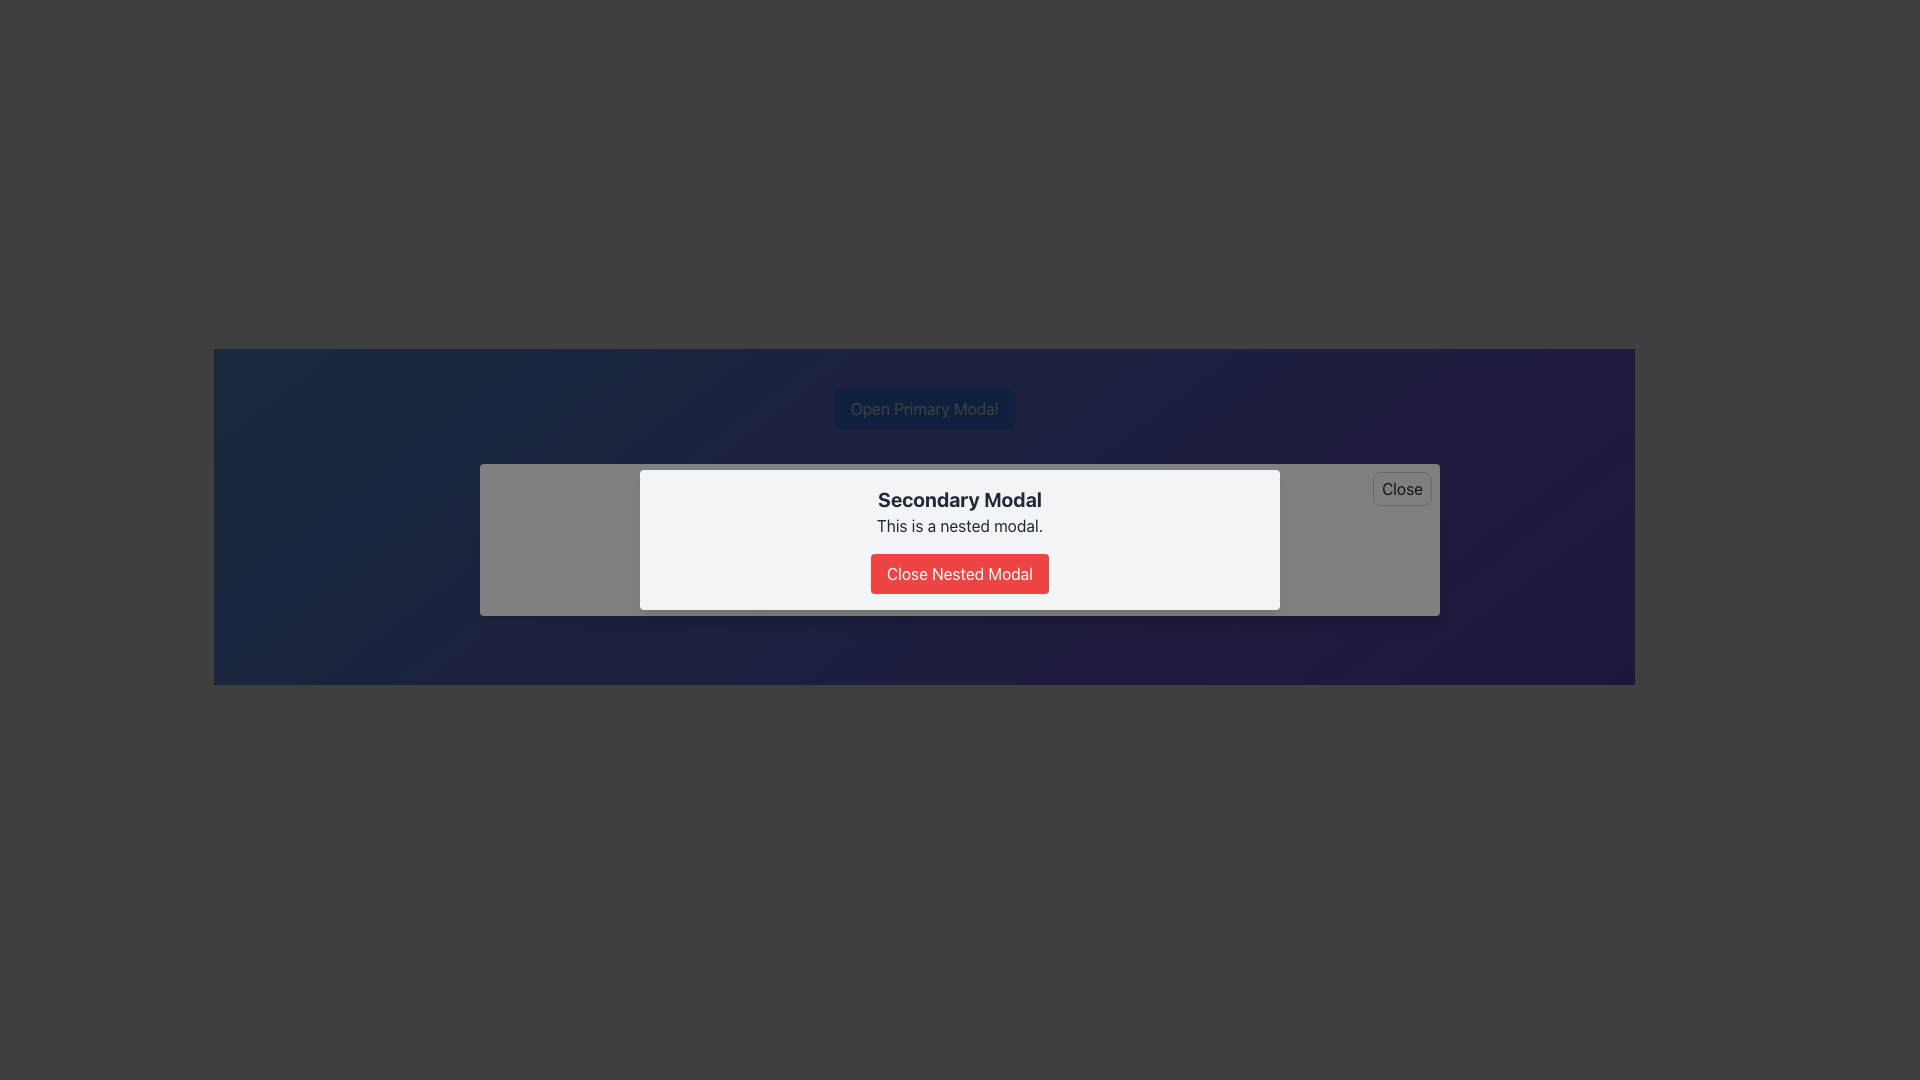 The width and height of the screenshot is (1920, 1080). I want to click on text label that displays 'This is a nested modal.' which is located beneath the title 'Secondary Modal' in the light background modal interface, so click(960, 524).